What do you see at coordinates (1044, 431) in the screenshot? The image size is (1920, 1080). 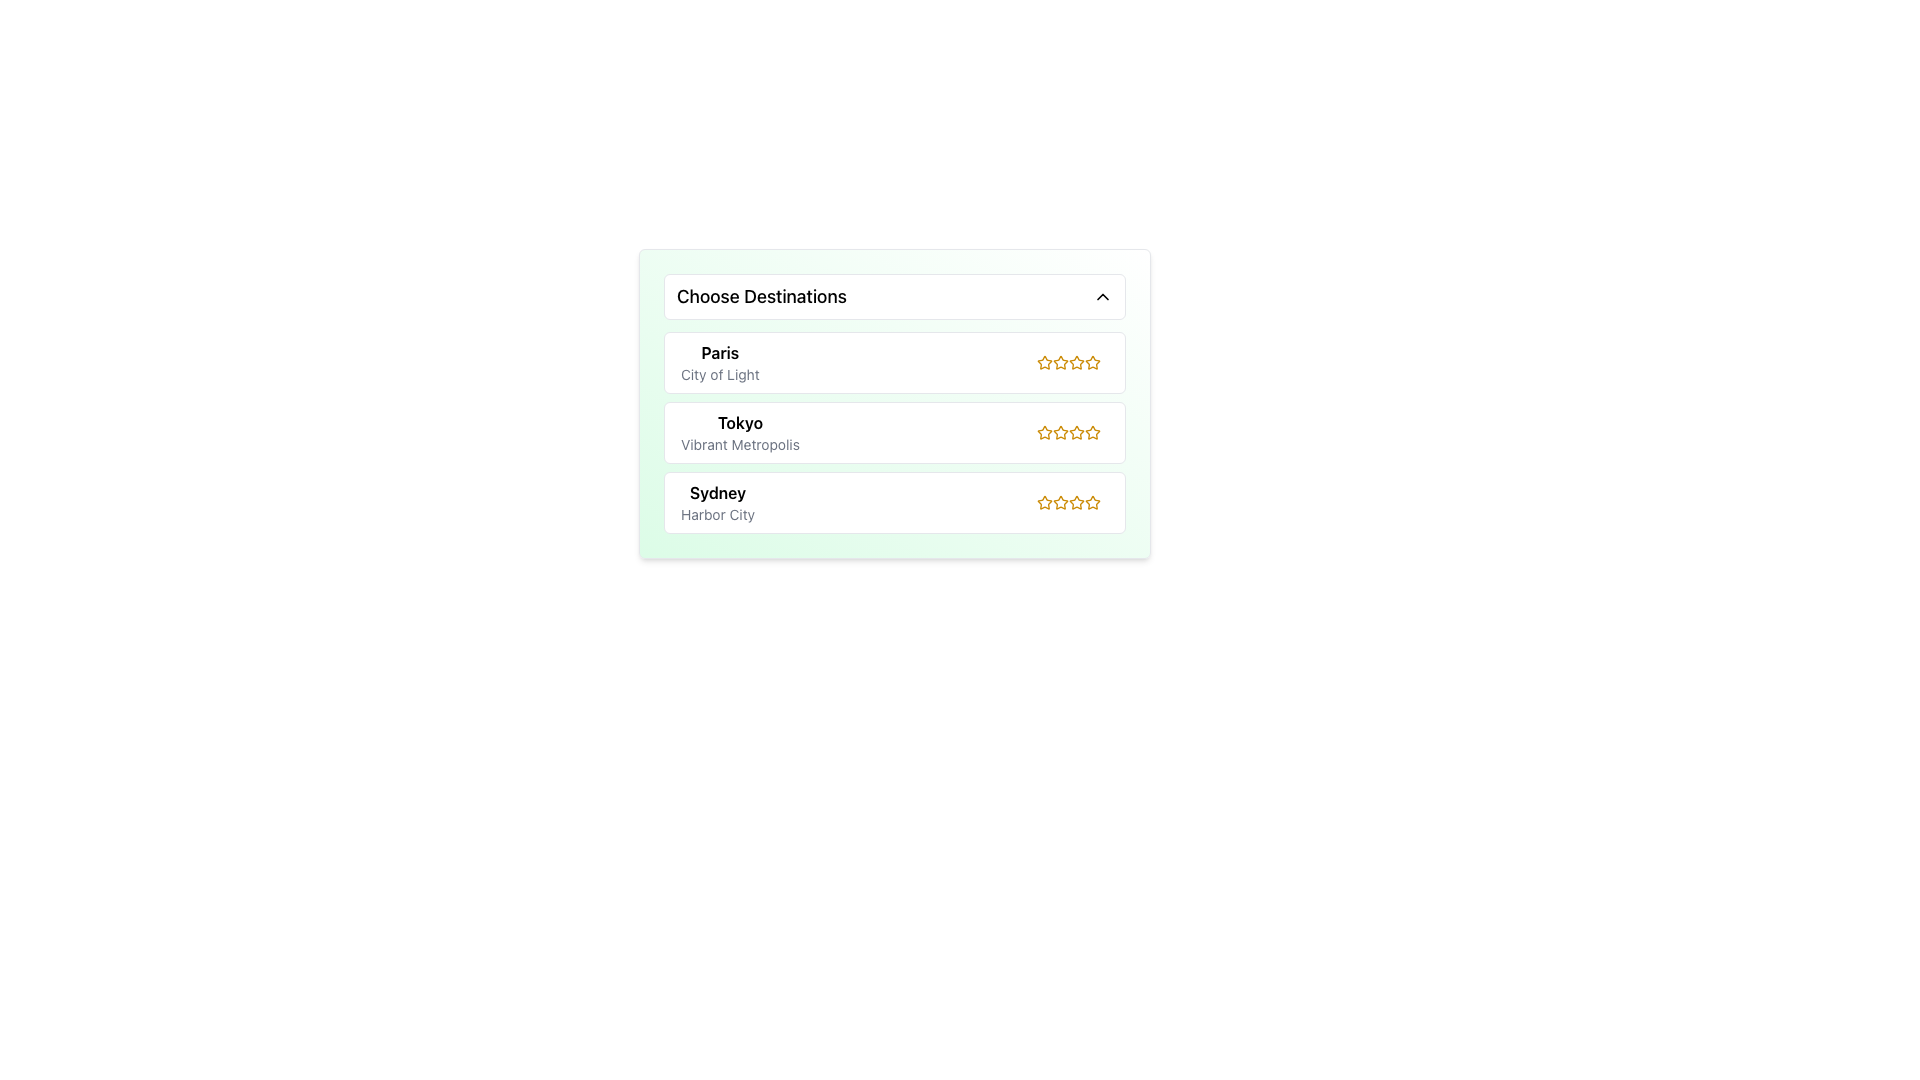 I see `the third rating star icon` at bounding box center [1044, 431].